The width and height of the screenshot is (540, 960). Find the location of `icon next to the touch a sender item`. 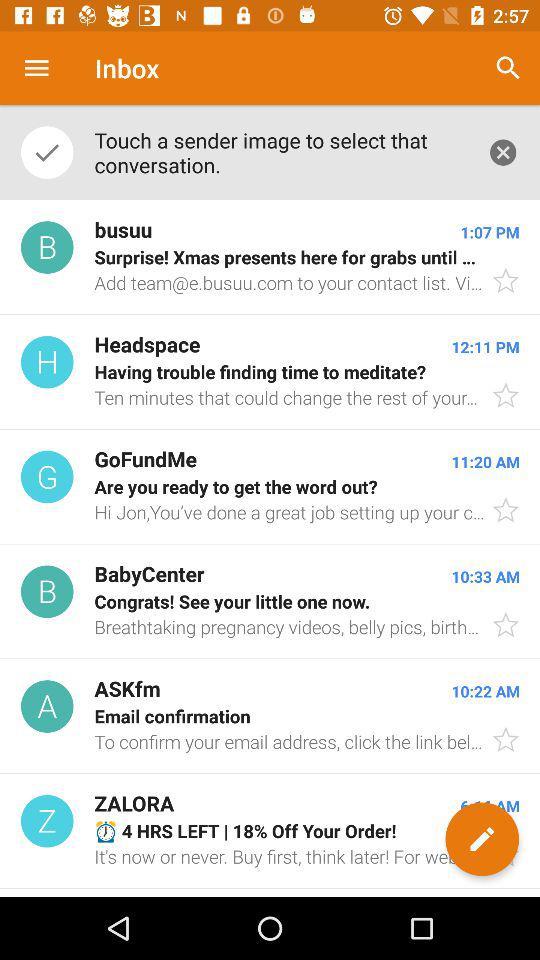

icon next to the touch a sender item is located at coordinates (502, 151).